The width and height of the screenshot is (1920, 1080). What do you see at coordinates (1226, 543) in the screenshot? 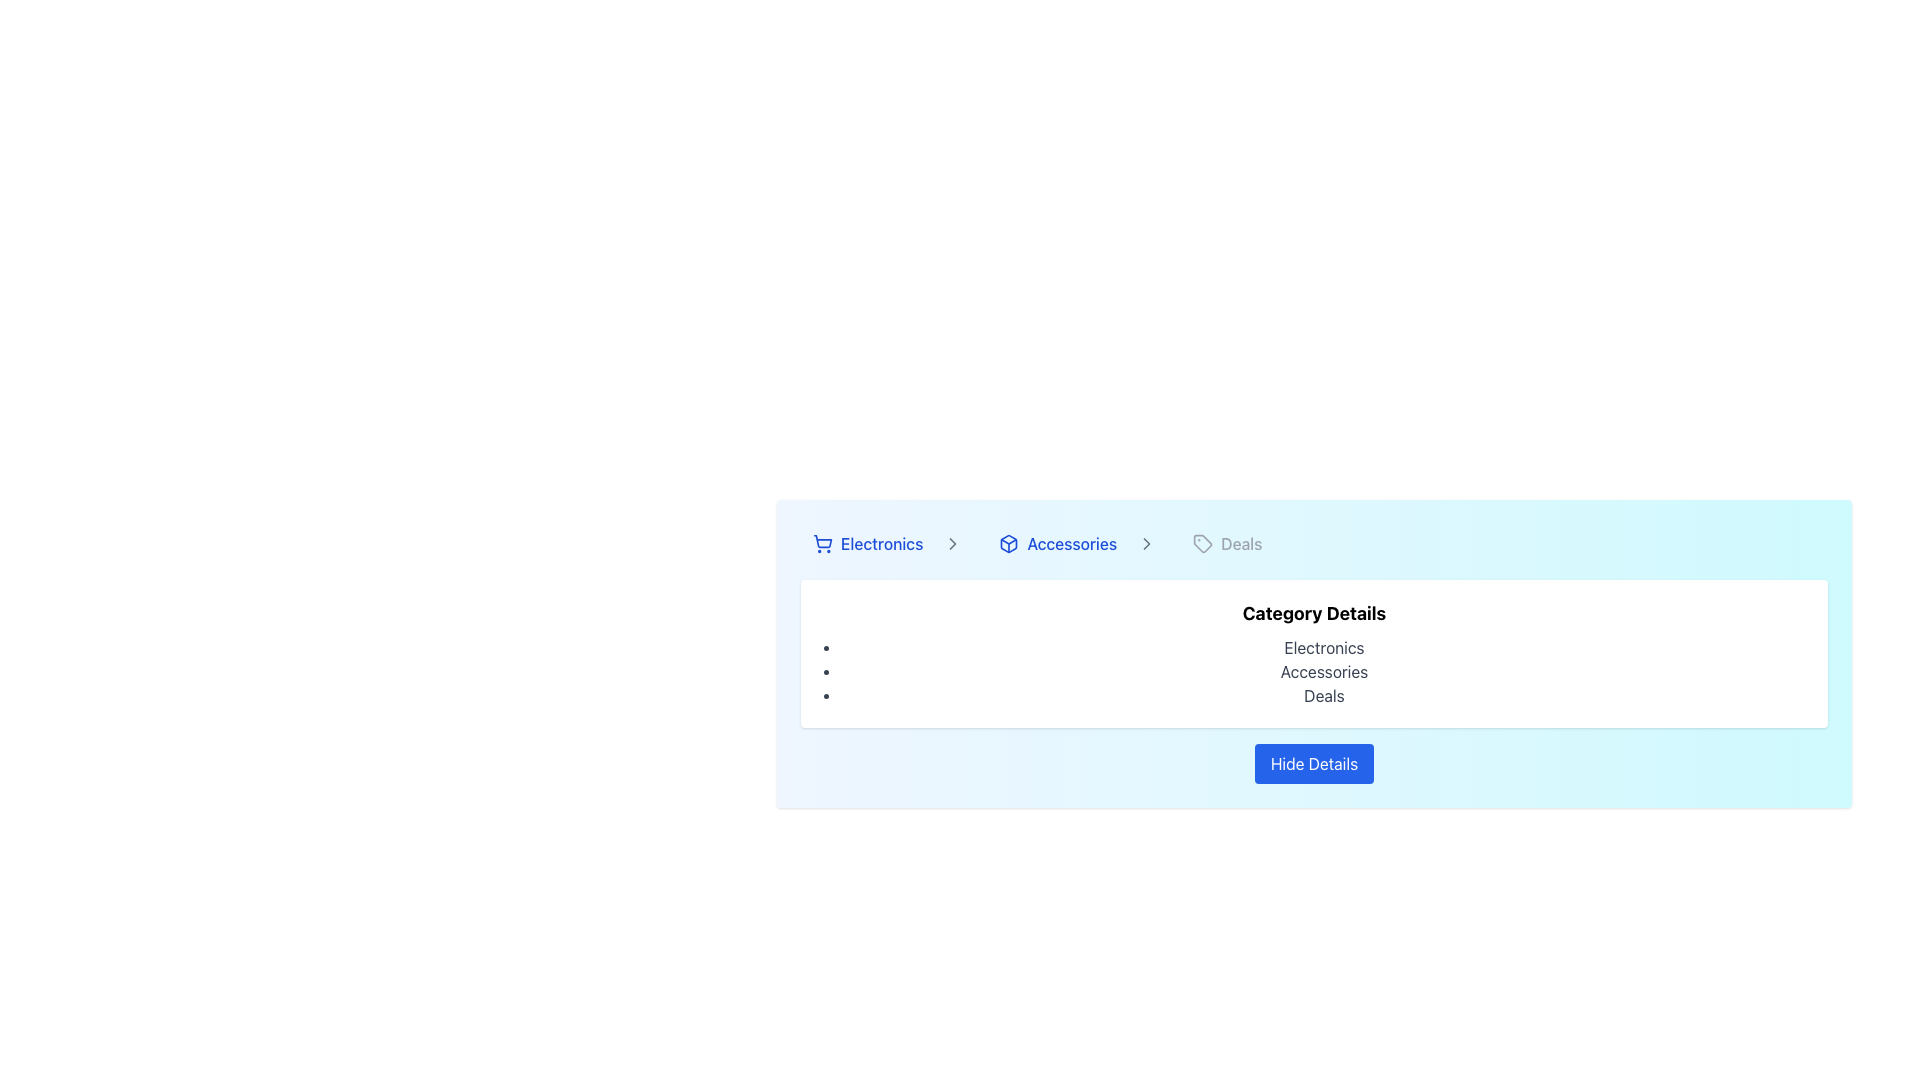
I see `the third breadcrumb navigation link` at bounding box center [1226, 543].